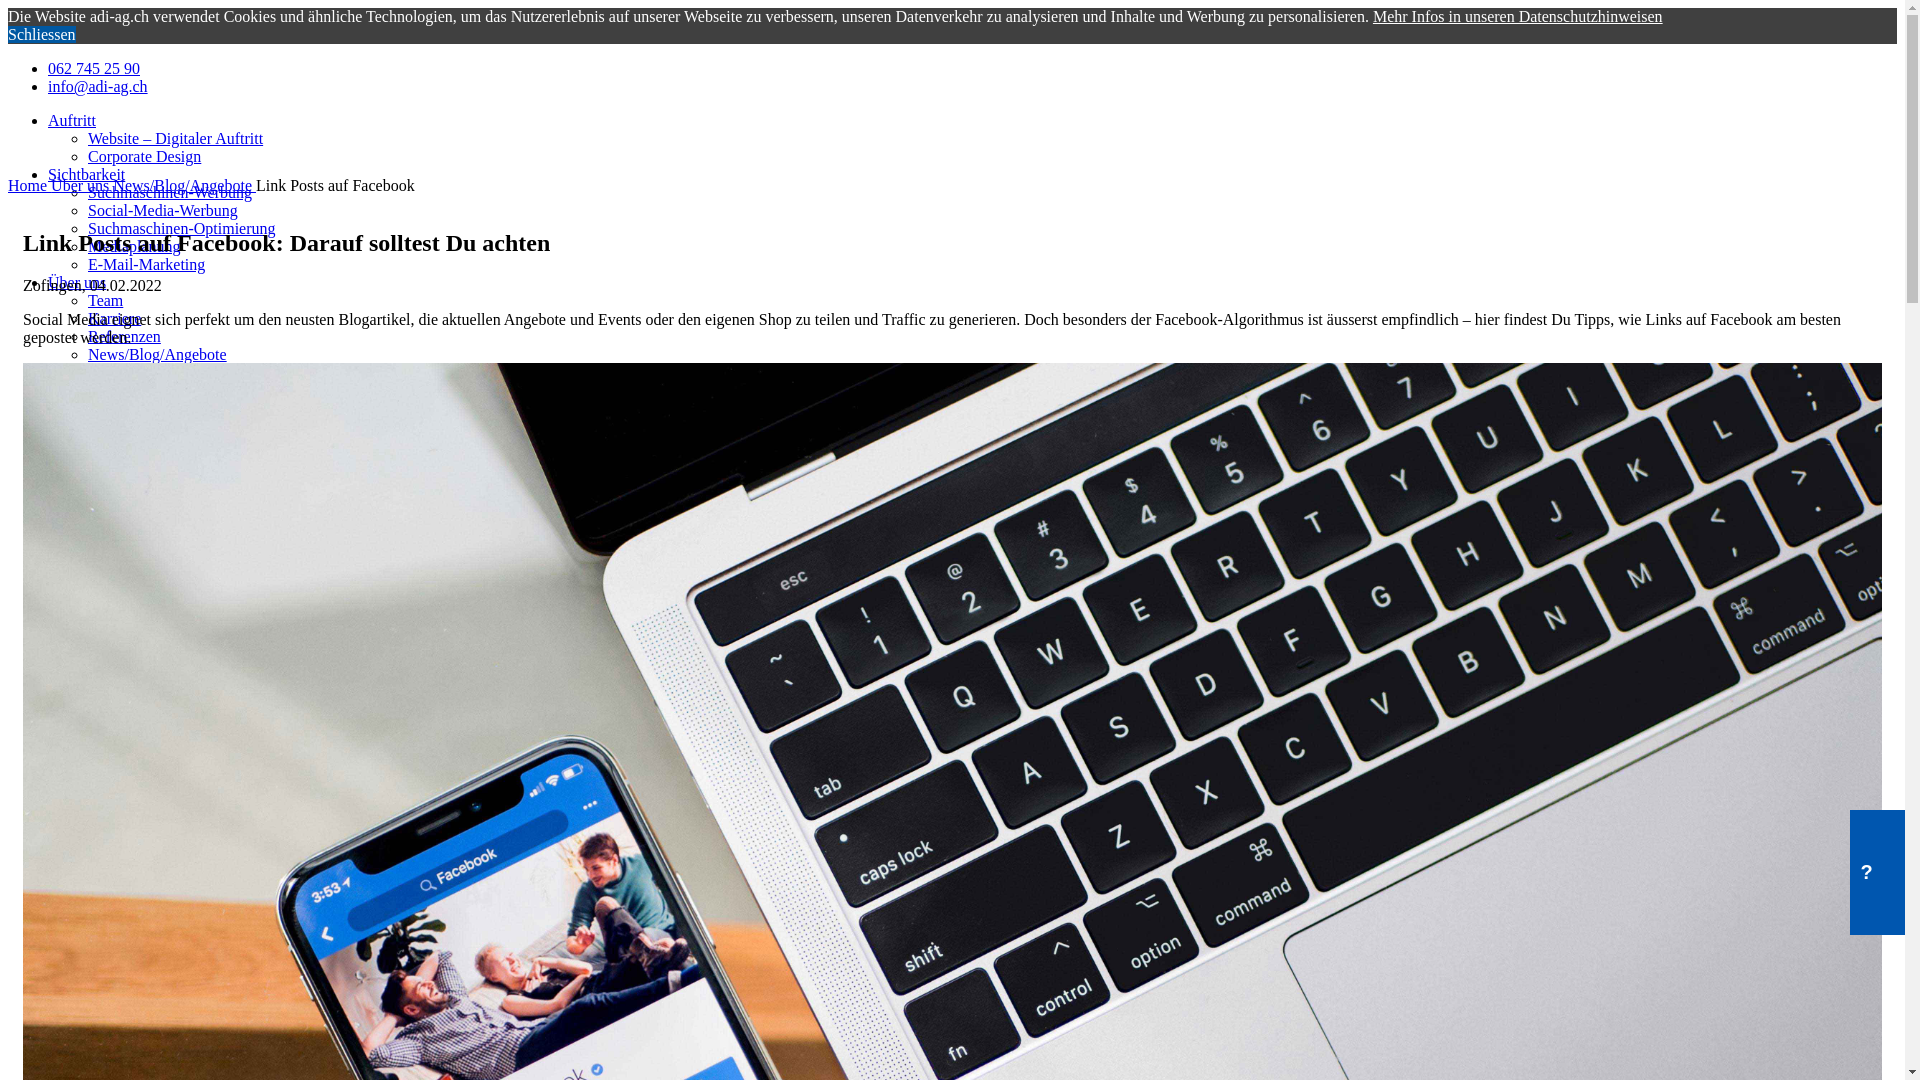 This screenshot has width=1920, height=1080. I want to click on 'E-Mail-Marketing', so click(86, 263).